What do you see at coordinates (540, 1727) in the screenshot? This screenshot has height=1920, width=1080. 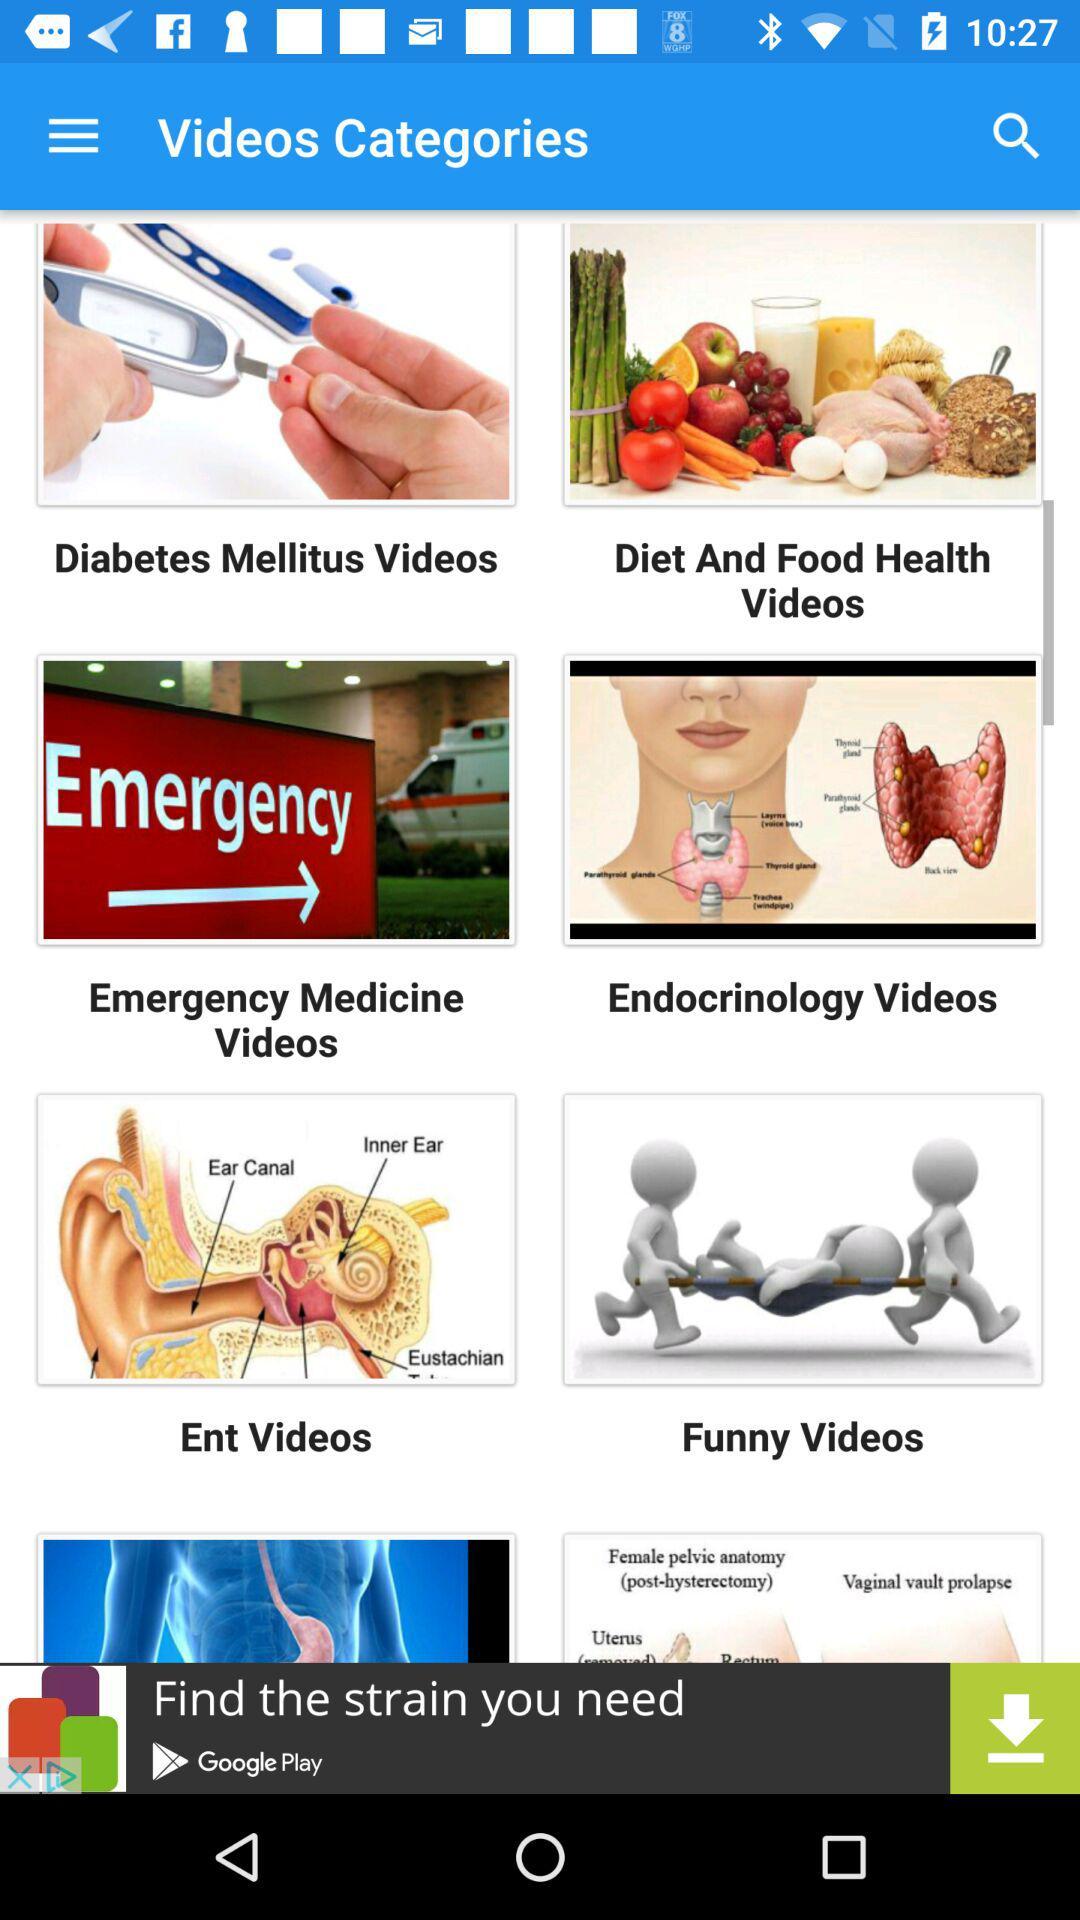 I see `advertisement option` at bounding box center [540, 1727].